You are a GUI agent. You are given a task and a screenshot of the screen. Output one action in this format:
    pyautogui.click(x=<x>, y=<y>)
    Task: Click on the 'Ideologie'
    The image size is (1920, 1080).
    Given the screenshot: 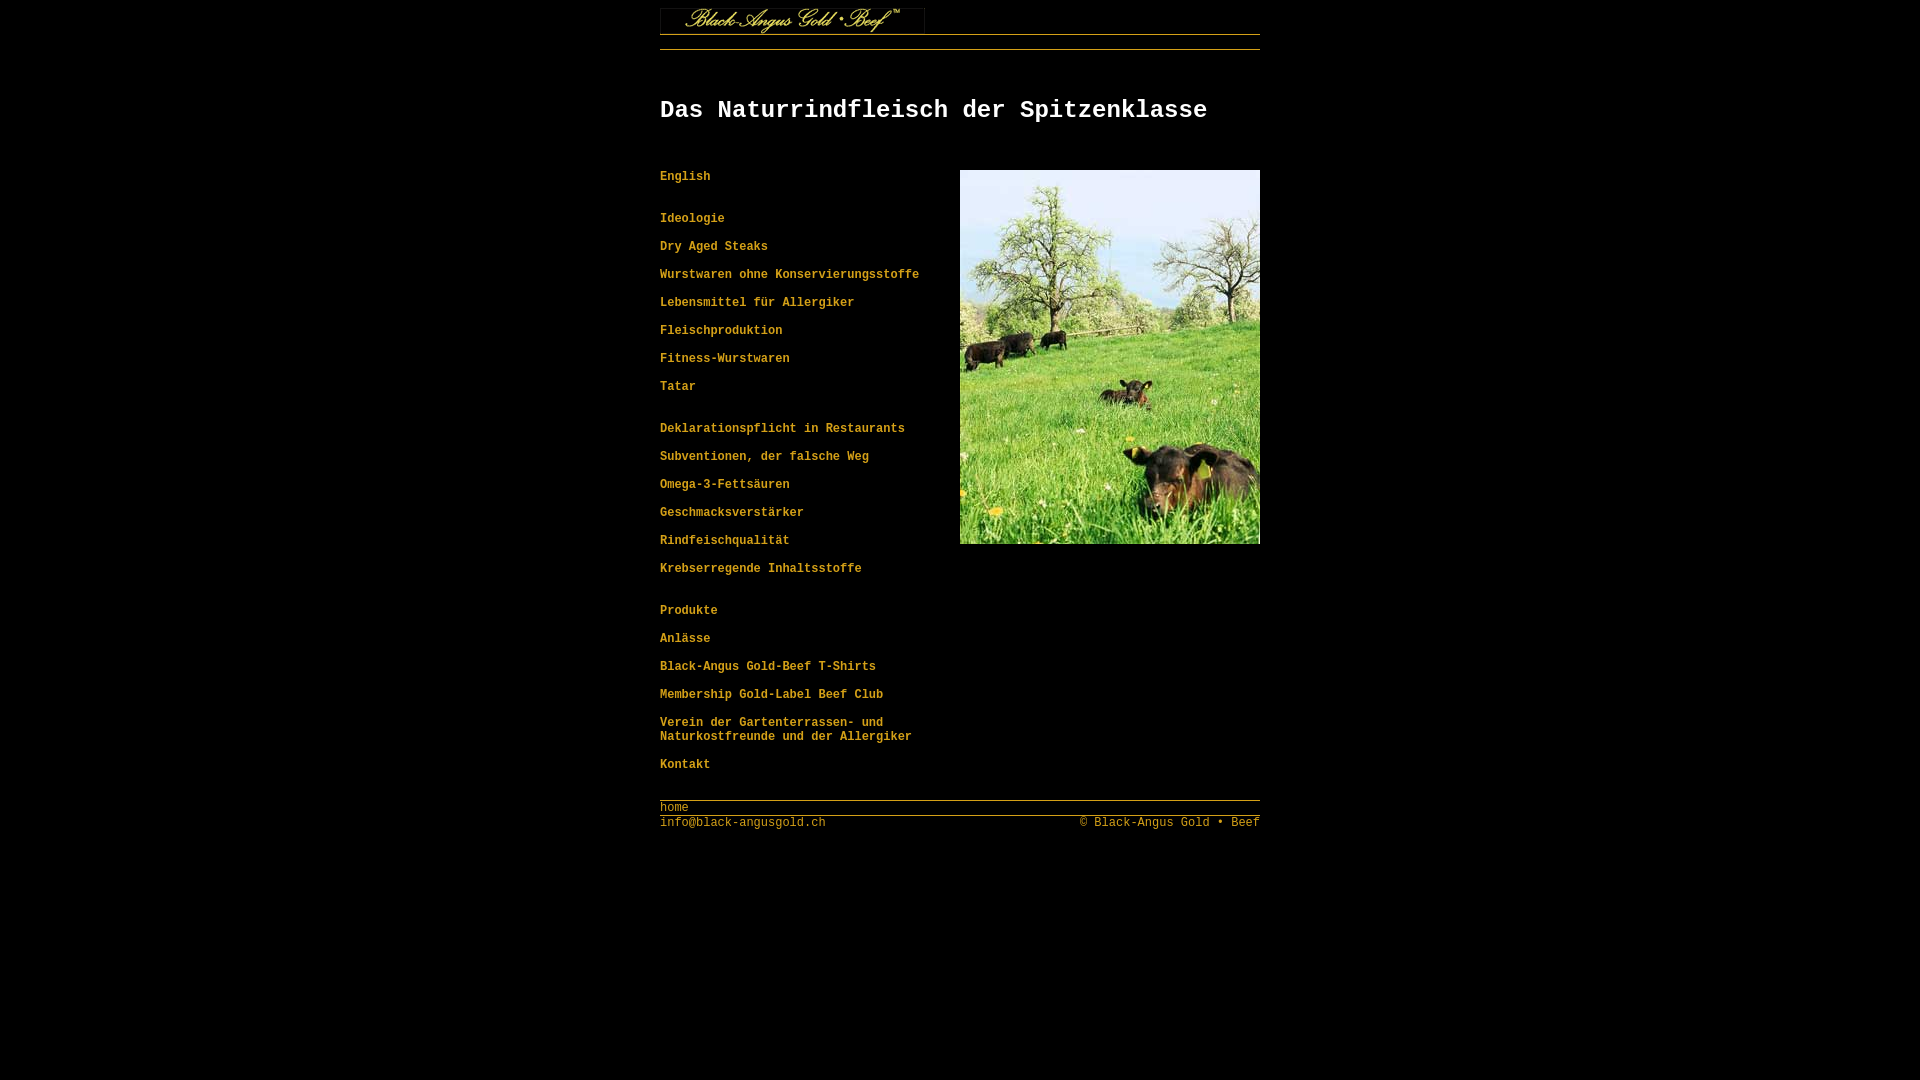 What is the action you would take?
    pyautogui.click(x=692, y=219)
    